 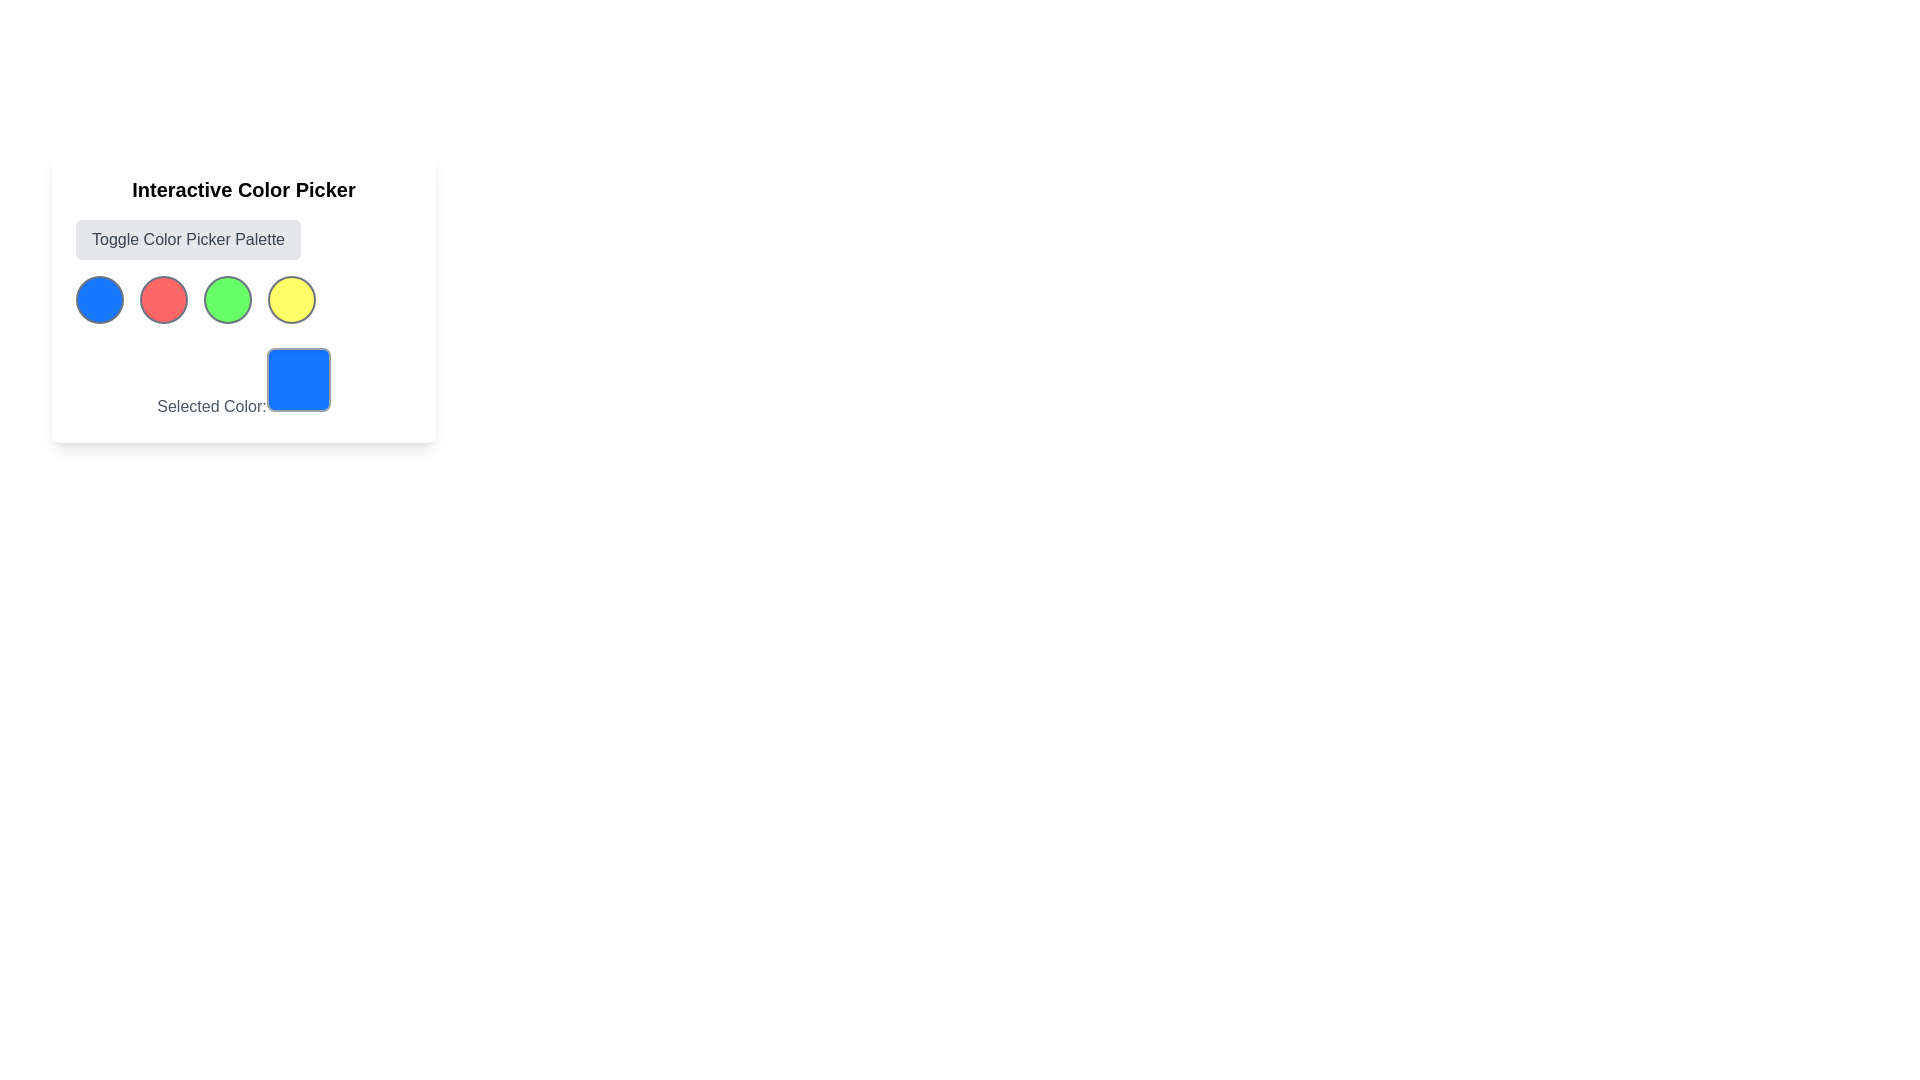 I want to click on Color Display Indicator located at the bottom-right of the 'Selected Color:' label for visual representation of the currently selected color, so click(x=297, y=380).